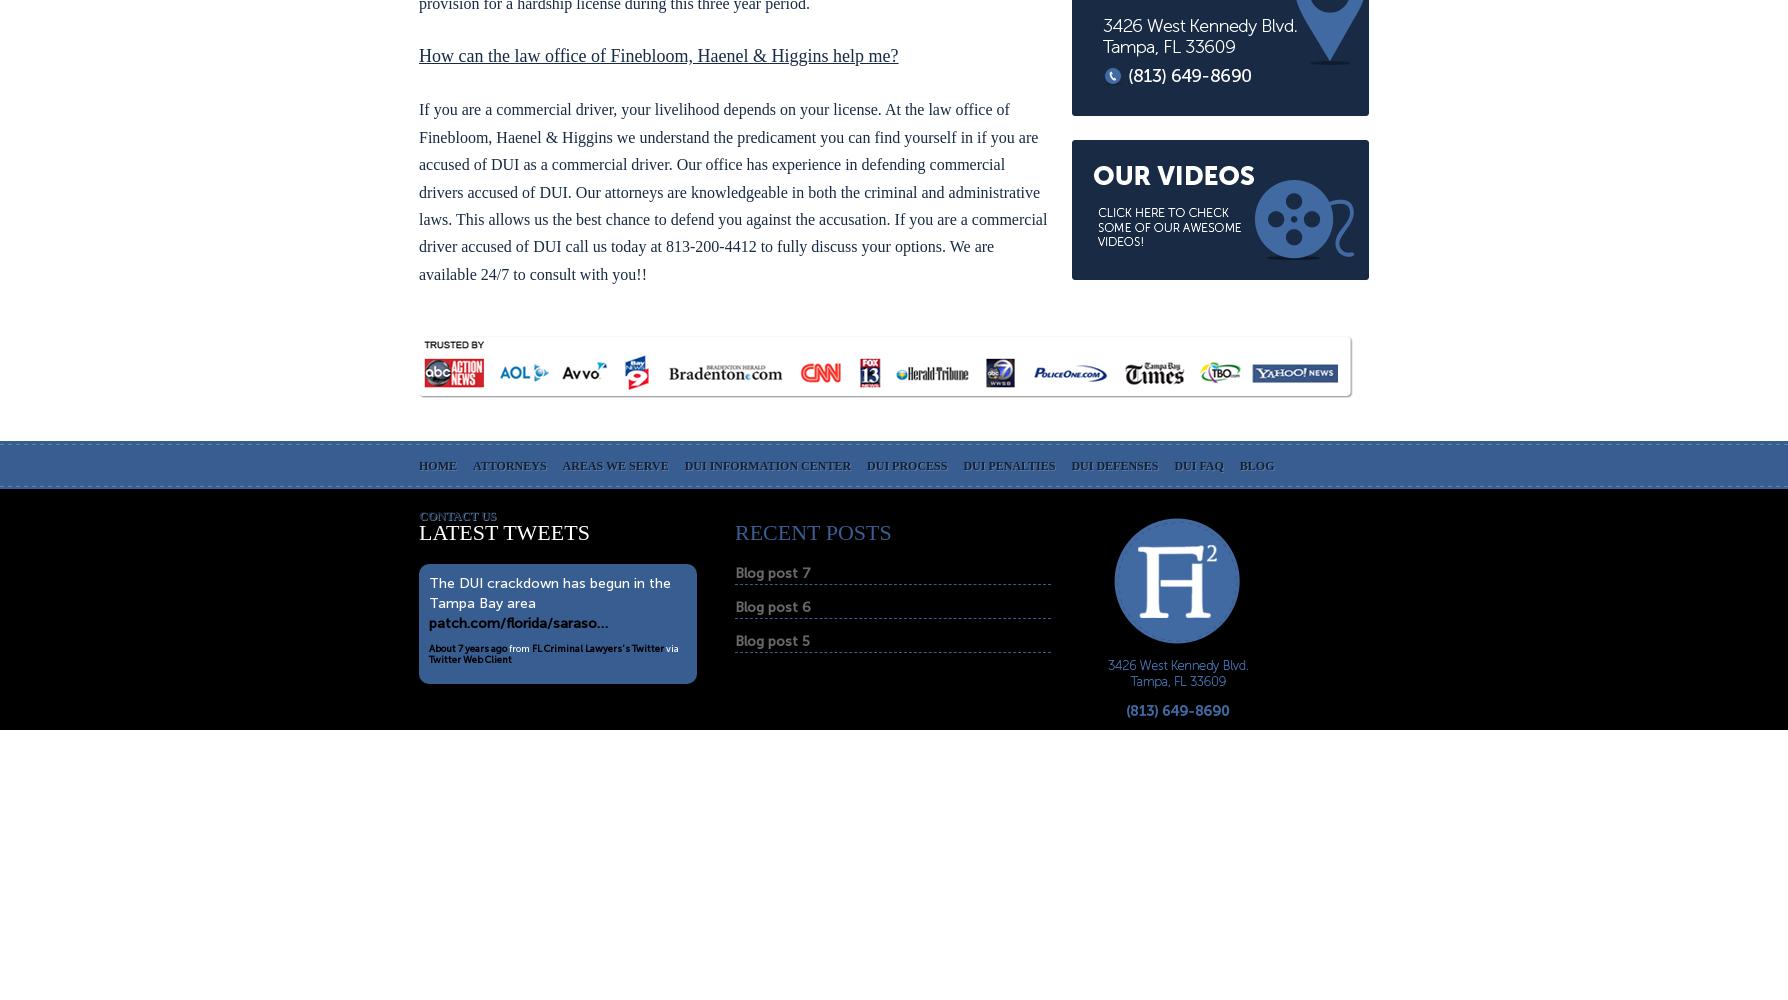 This screenshot has height=1000, width=1788. What do you see at coordinates (598, 647) in the screenshot?
I see `'FL Criminal Lawyers's Twitter'` at bounding box center [598, 647].